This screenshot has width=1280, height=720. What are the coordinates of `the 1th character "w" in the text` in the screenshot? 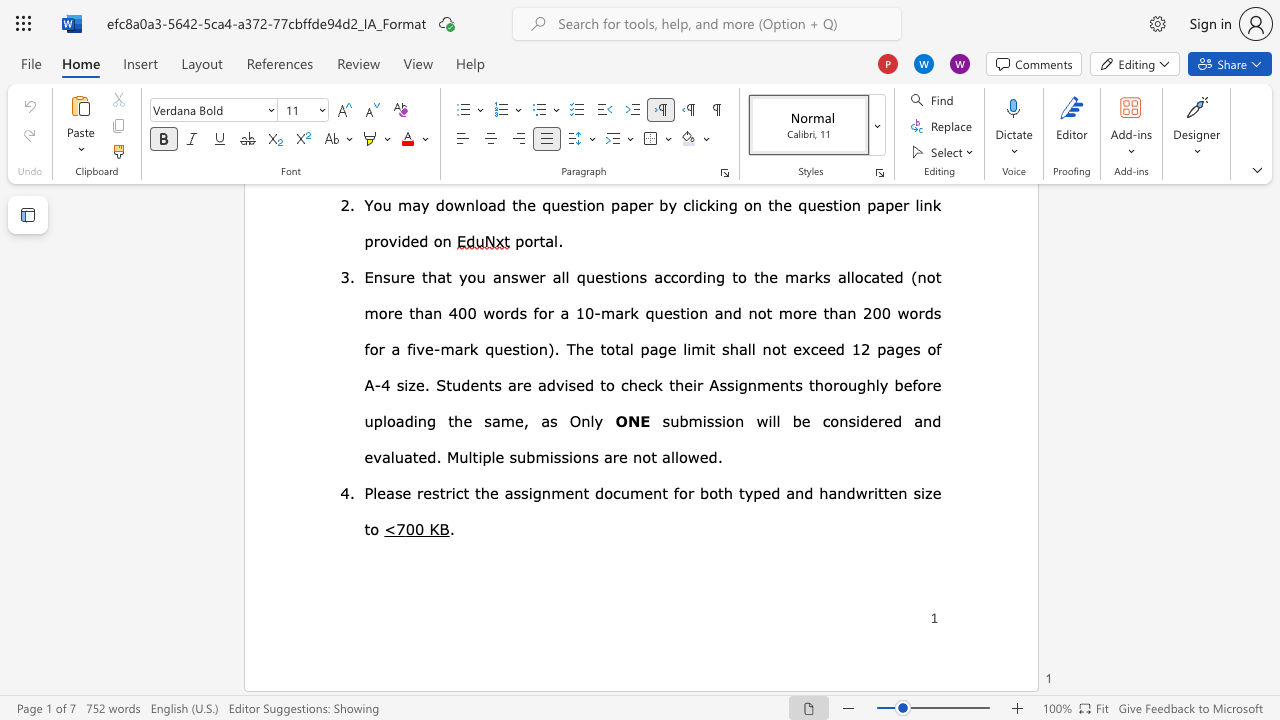 It's located at (761, 419).